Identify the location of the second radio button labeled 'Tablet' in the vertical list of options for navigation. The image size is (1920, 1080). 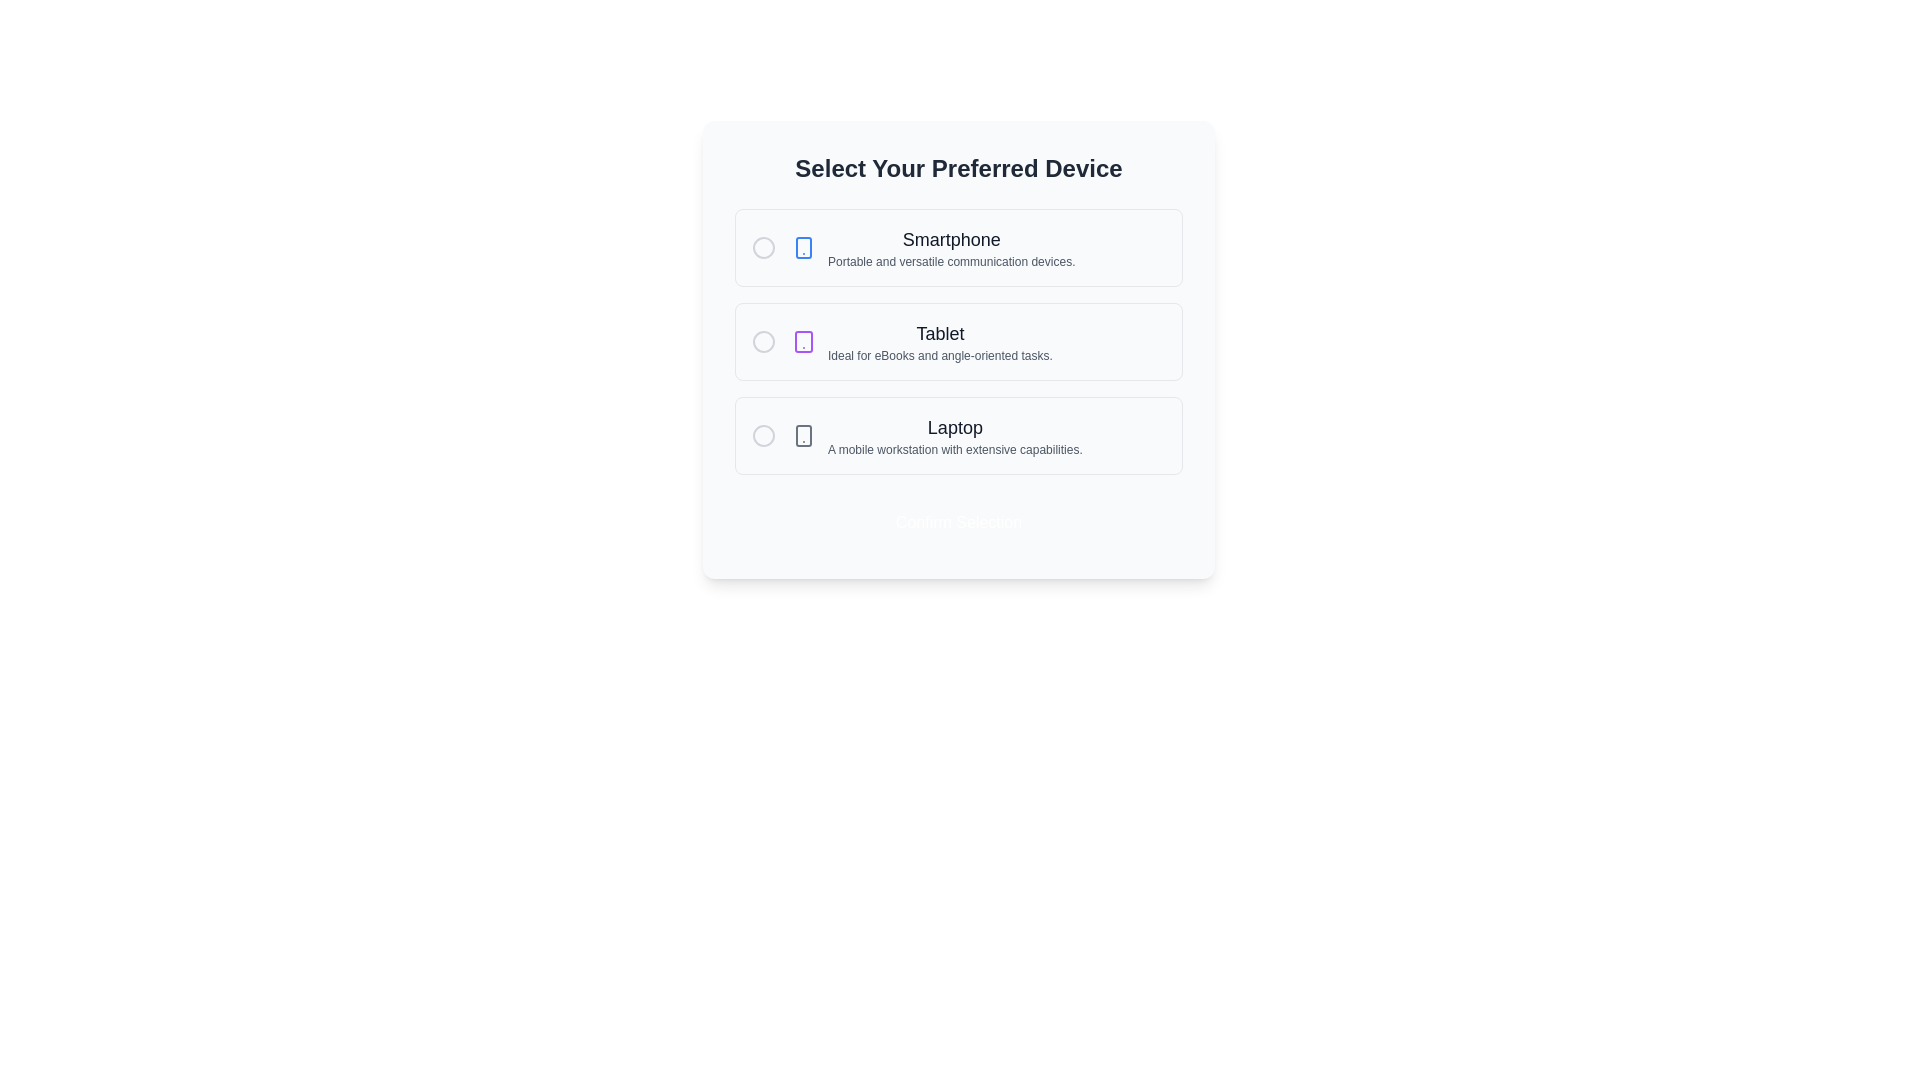
(762, 341).